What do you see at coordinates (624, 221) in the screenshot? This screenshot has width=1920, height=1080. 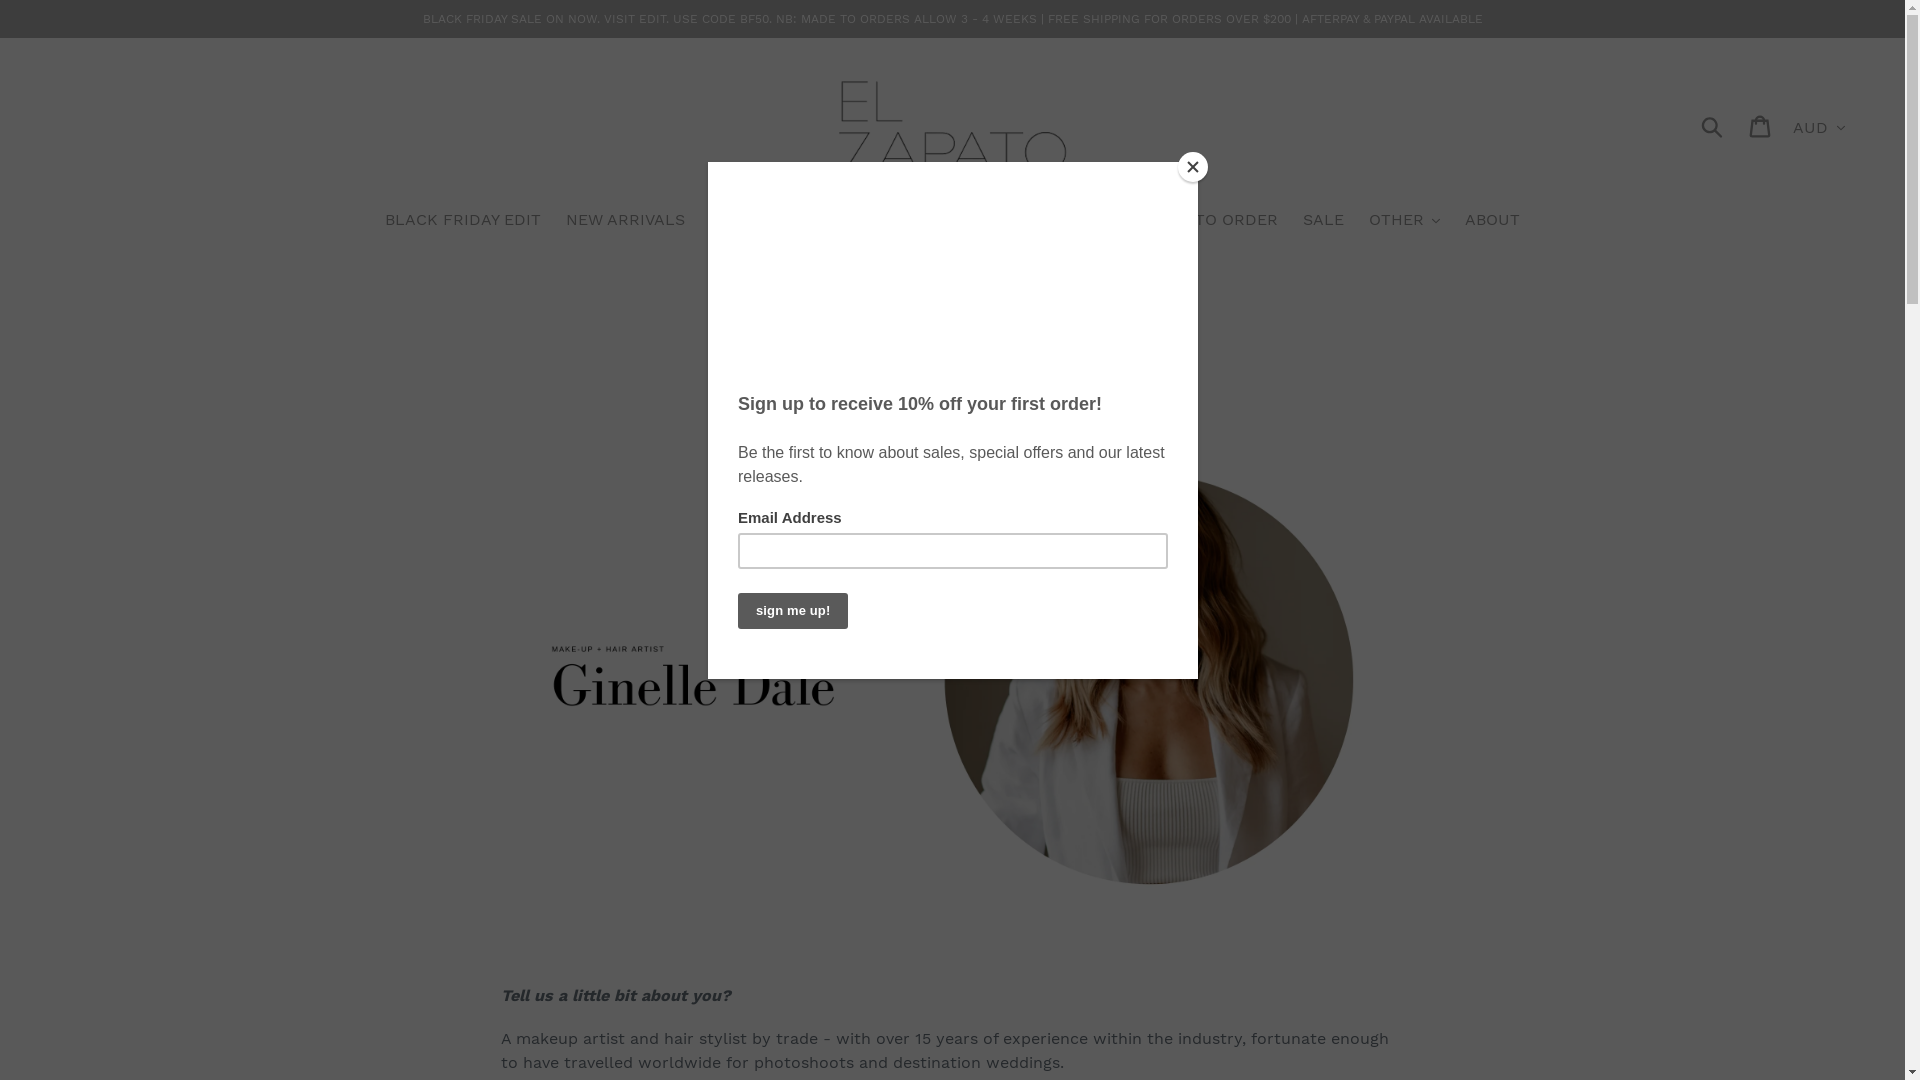 I see `'NEW ARRIVALS'` at bounding box center [624, 221].